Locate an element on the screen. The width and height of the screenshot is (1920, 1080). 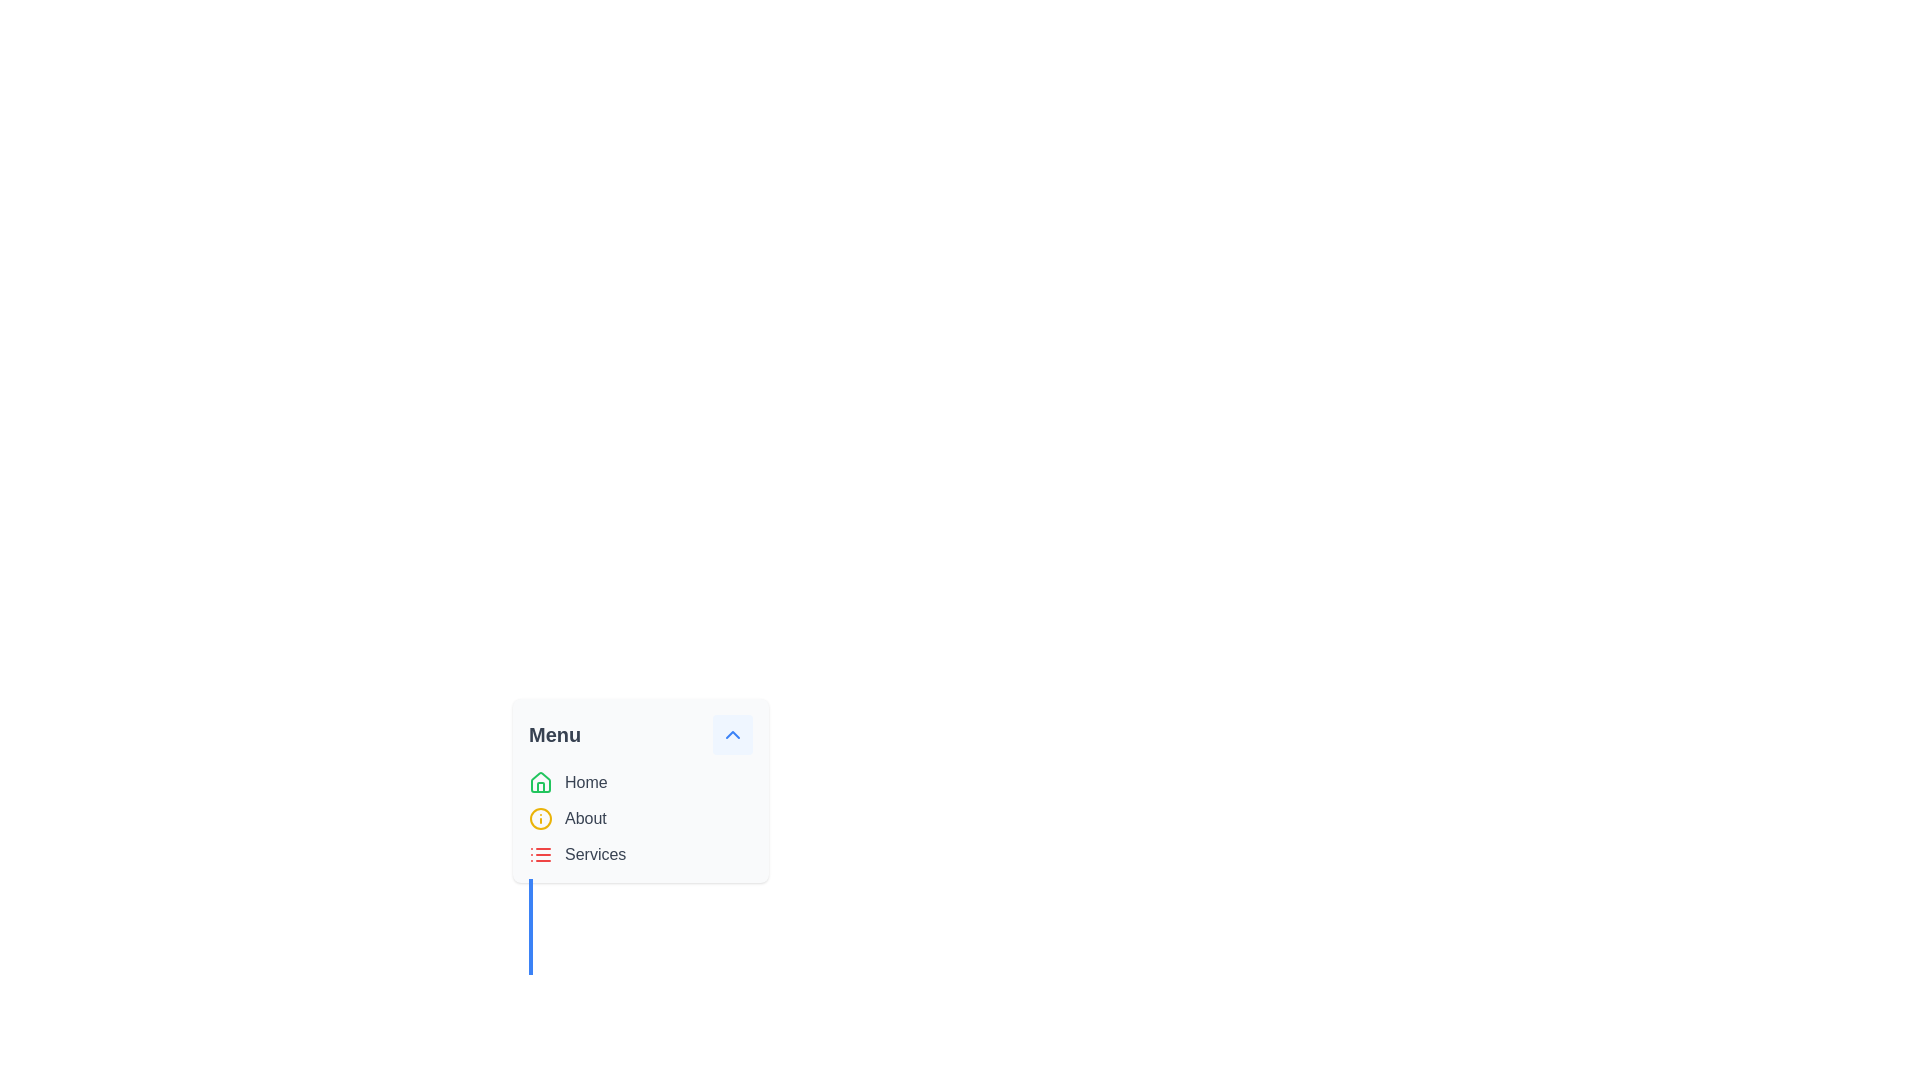
the 'Home' menu item, which is the first item in the vertical menu list is located at coordinates (641, 782).